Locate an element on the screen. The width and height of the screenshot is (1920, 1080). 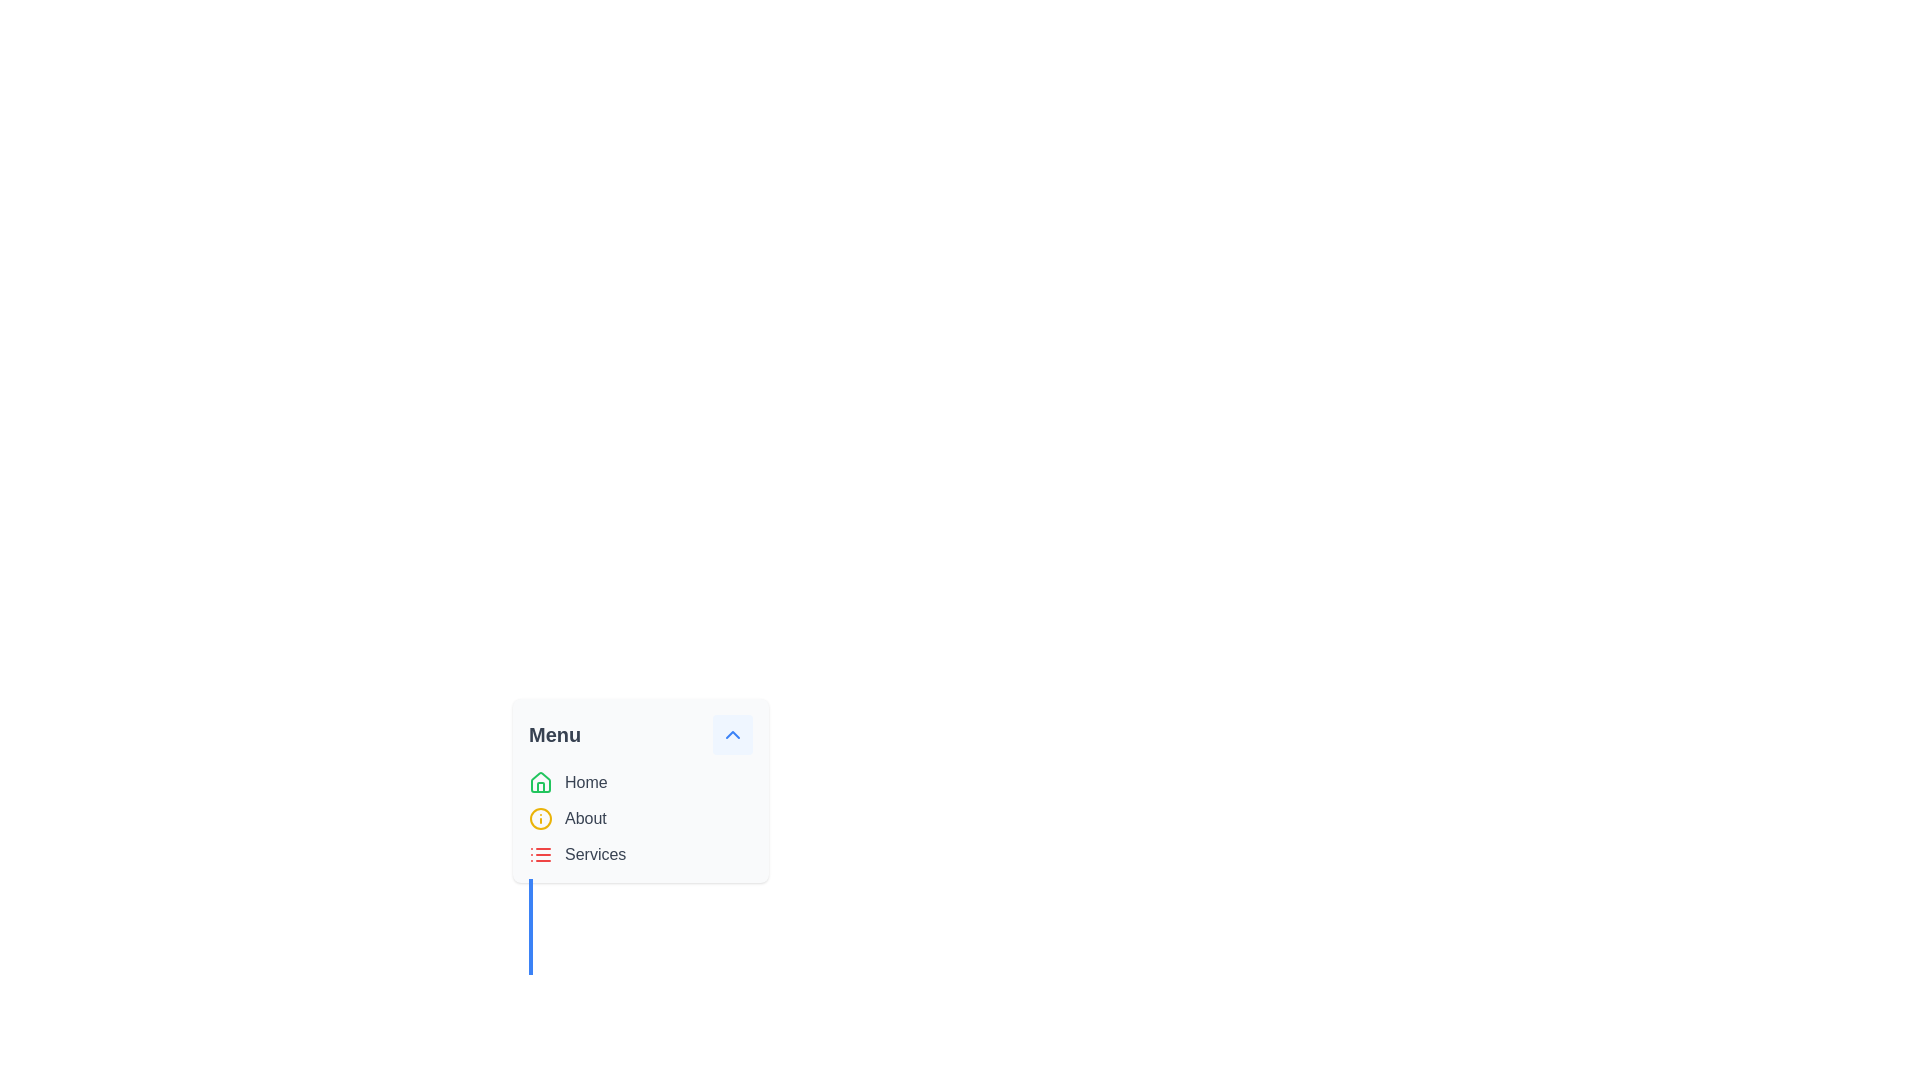
the 'Home' menu item, which is the first item in the vertical menu list is located at coordinates (641, 782).